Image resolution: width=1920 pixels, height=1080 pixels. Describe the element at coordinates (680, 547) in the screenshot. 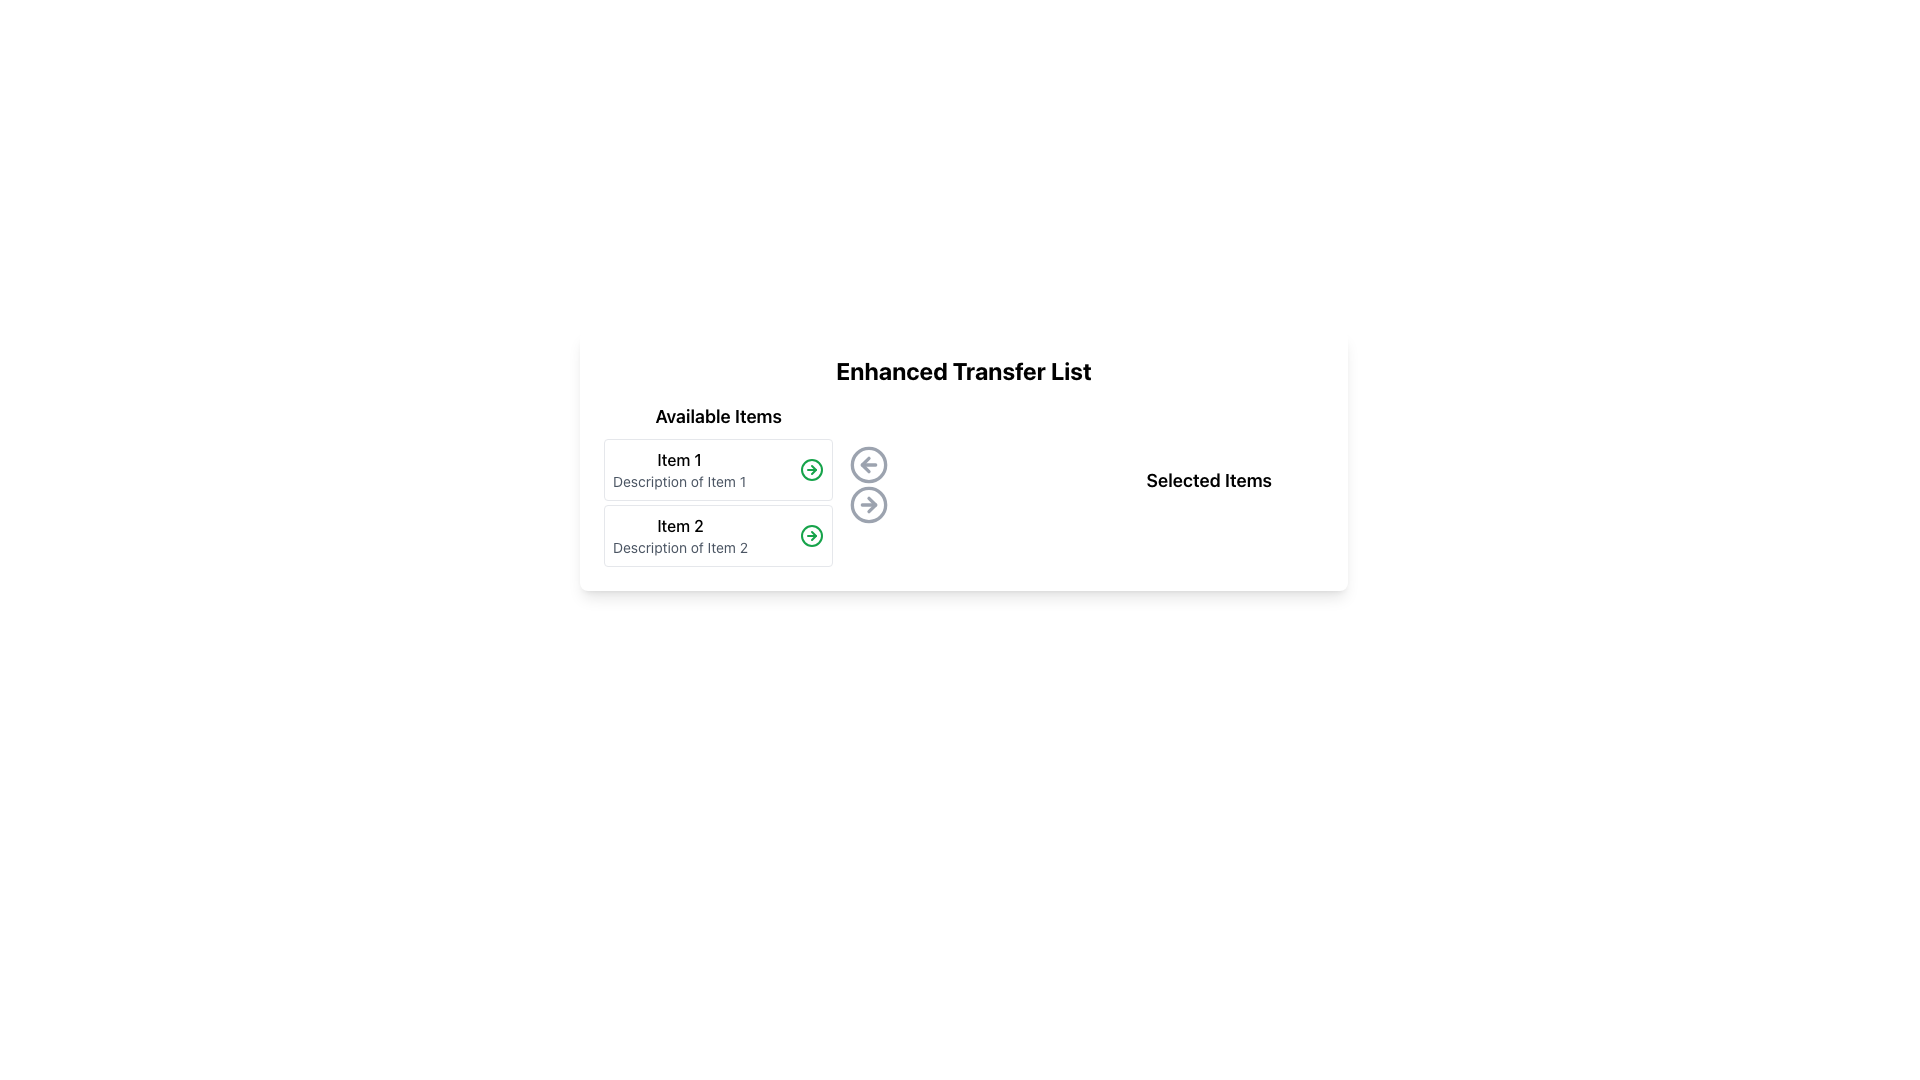

I see `the static text label displaying 'Description of Item 2', which is styled in gray and positioned below 'Item 2' within the 'Available Items' section` at that location.